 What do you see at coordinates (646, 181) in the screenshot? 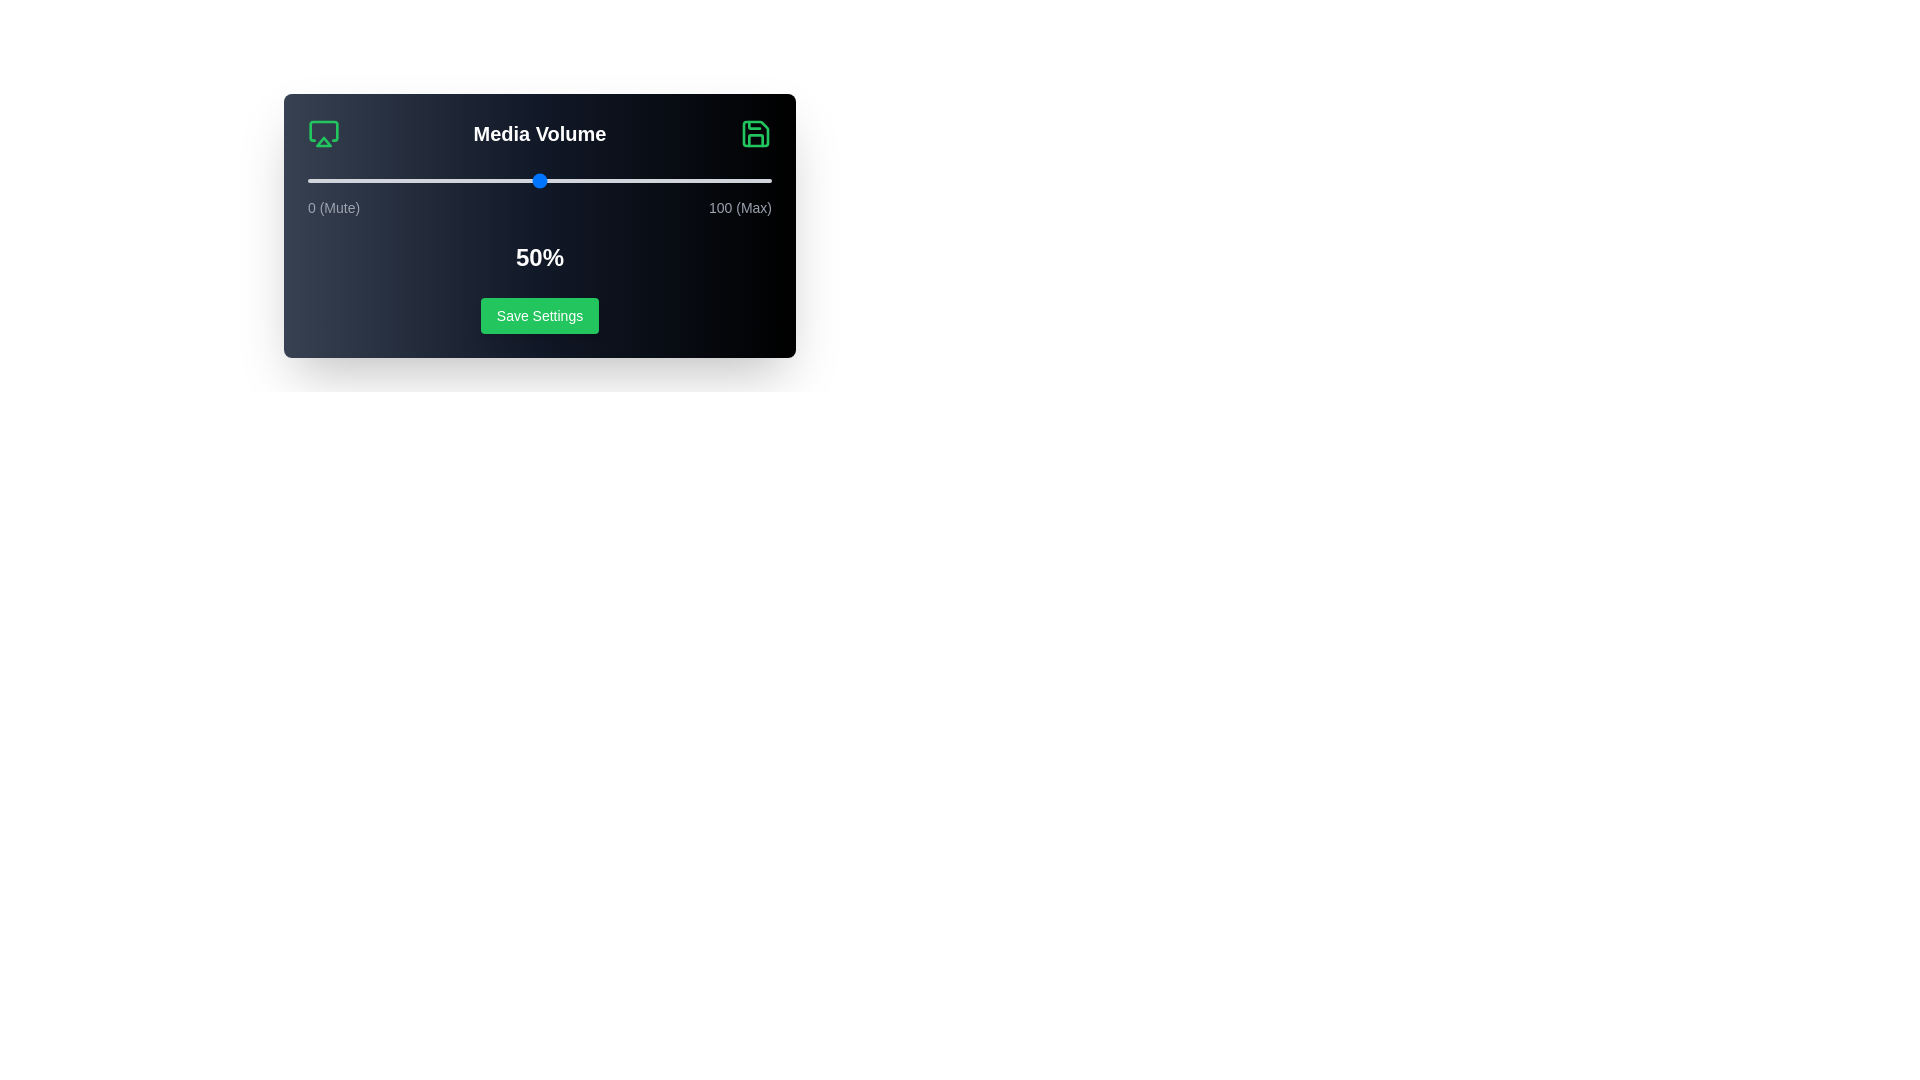
I see `the volume slider to 73%` at bounding box center [646, 181].